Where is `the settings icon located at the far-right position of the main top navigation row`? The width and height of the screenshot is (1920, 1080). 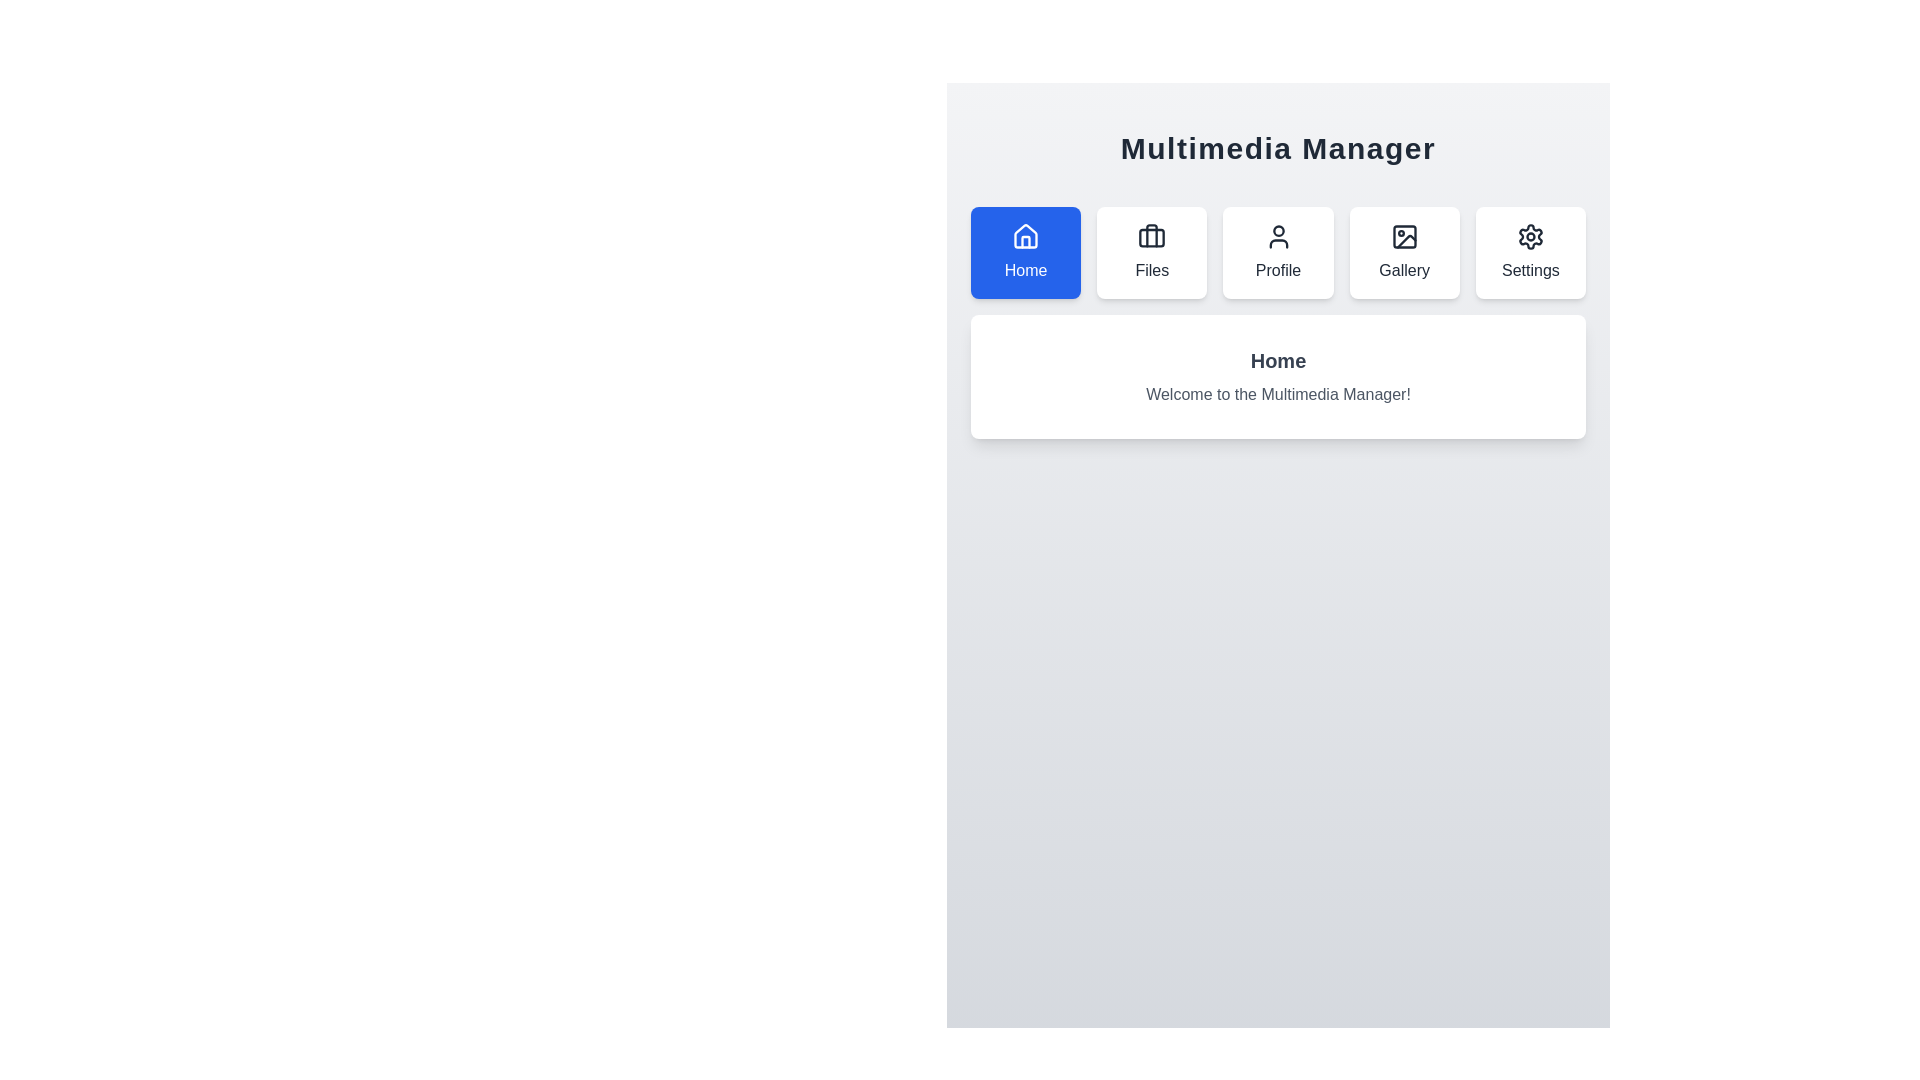
the settings icon located at the far-right position of the main top navigation row is located at coordinates (1529, 235).